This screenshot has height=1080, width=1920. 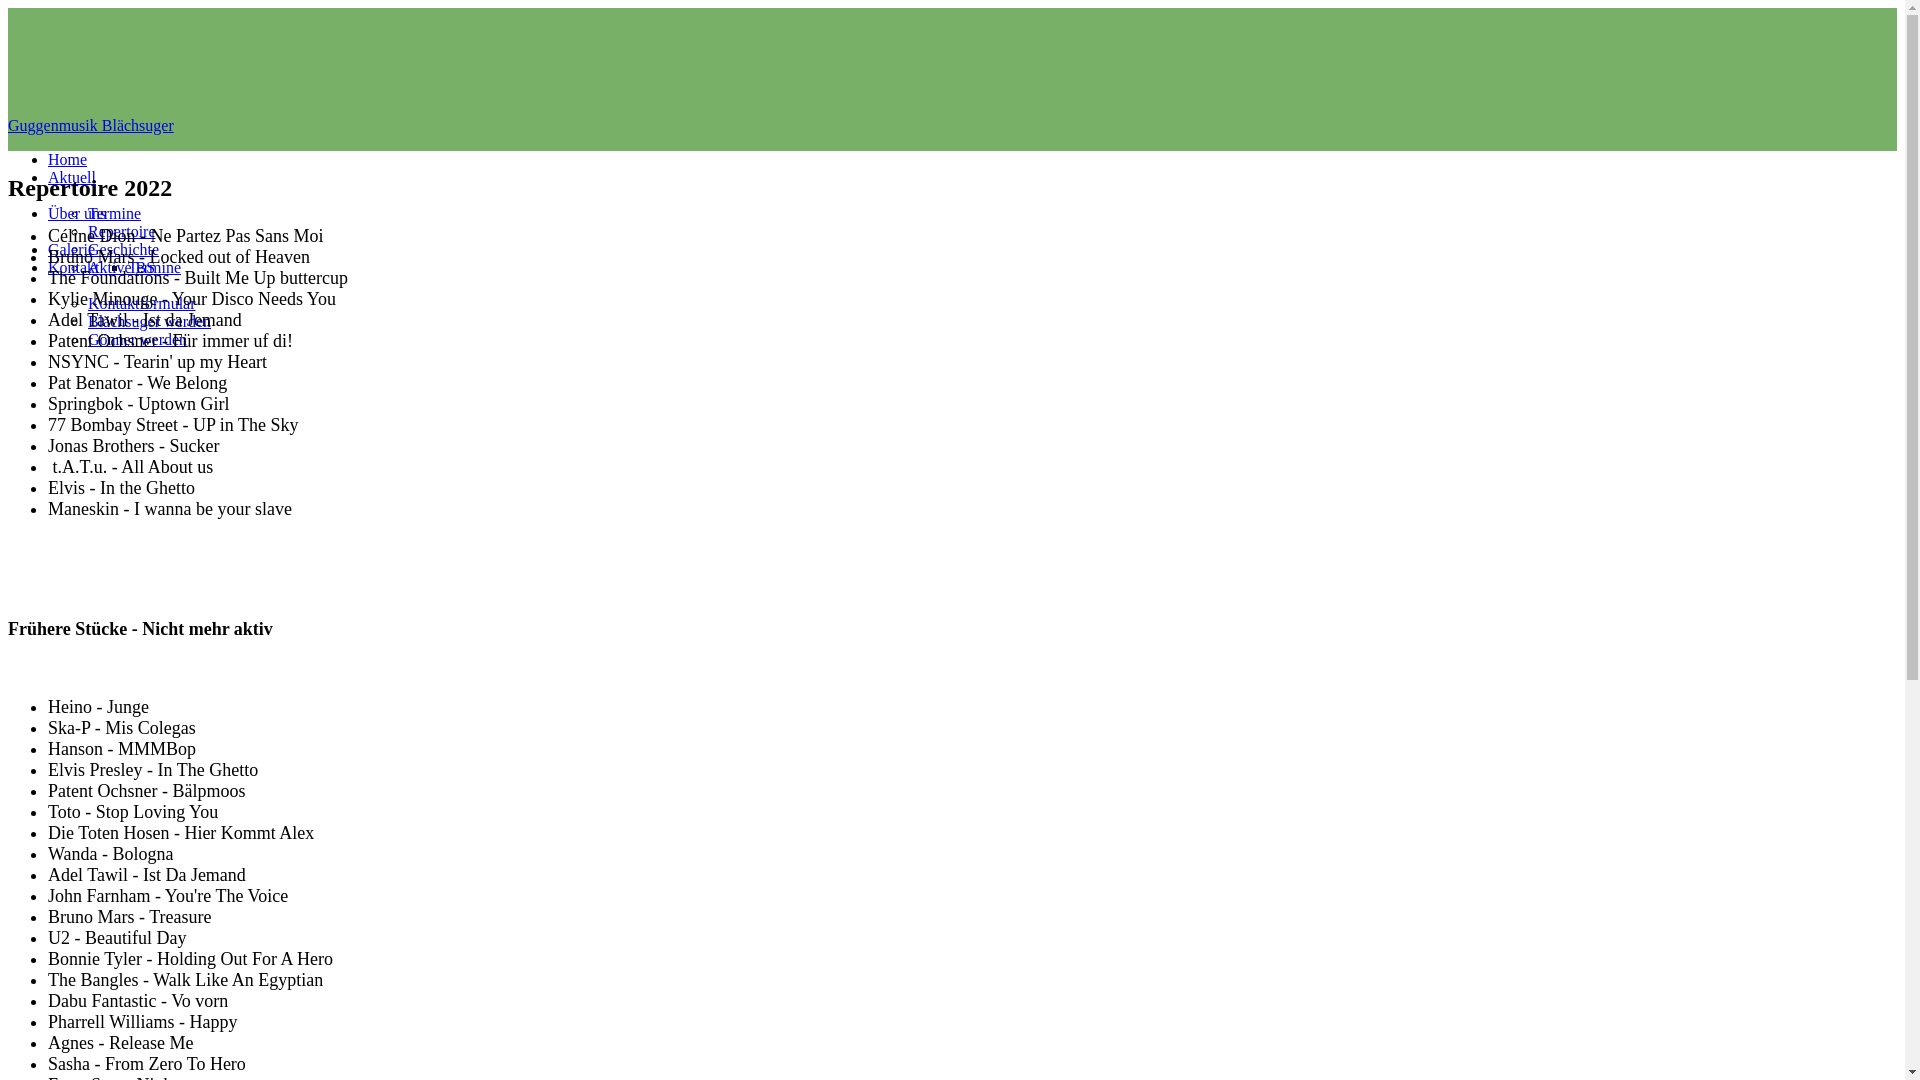 What do you see at coordinates (48, 176) in the screenshot?
I see `'Aktuell'` at bounding box center [48, 176].